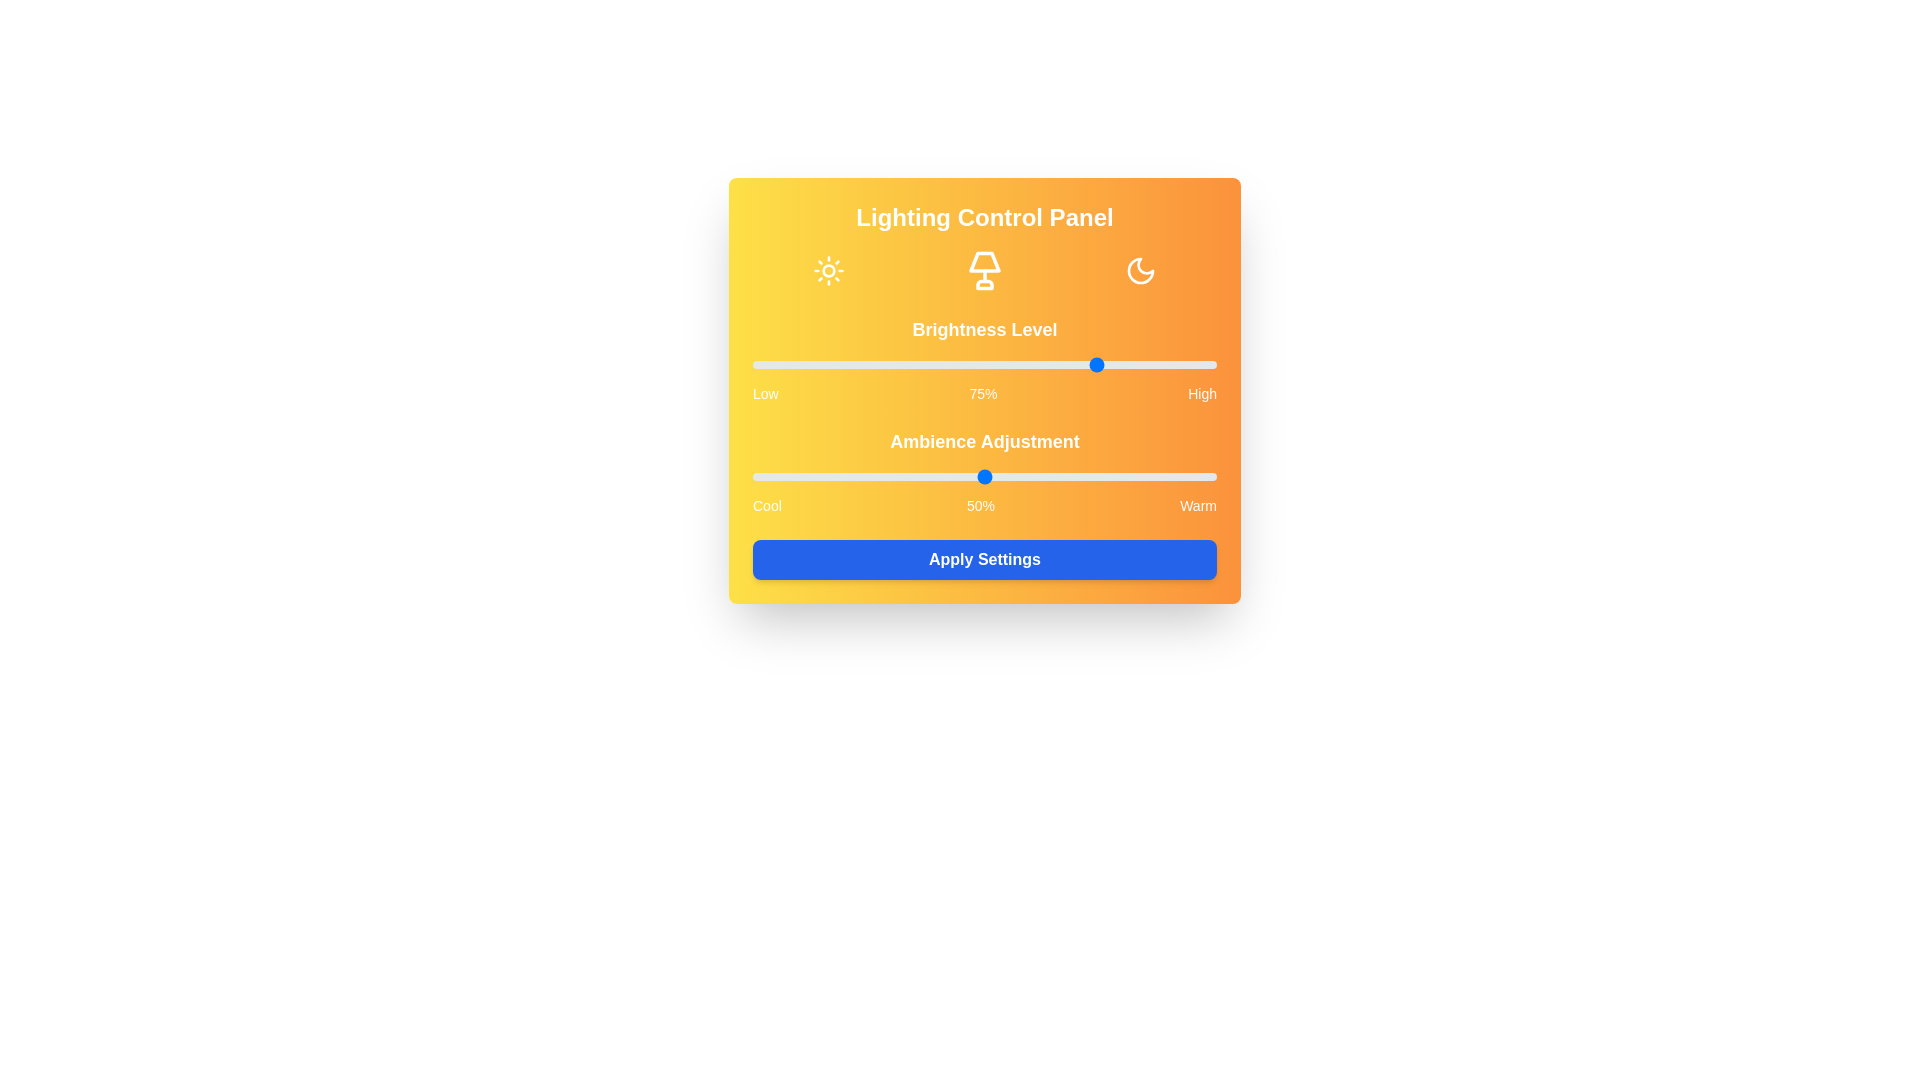  Describe the element at coordinates (813, 365) in the screenshot. I see `the brightness slider to set the brightness level to 13%` at that location.